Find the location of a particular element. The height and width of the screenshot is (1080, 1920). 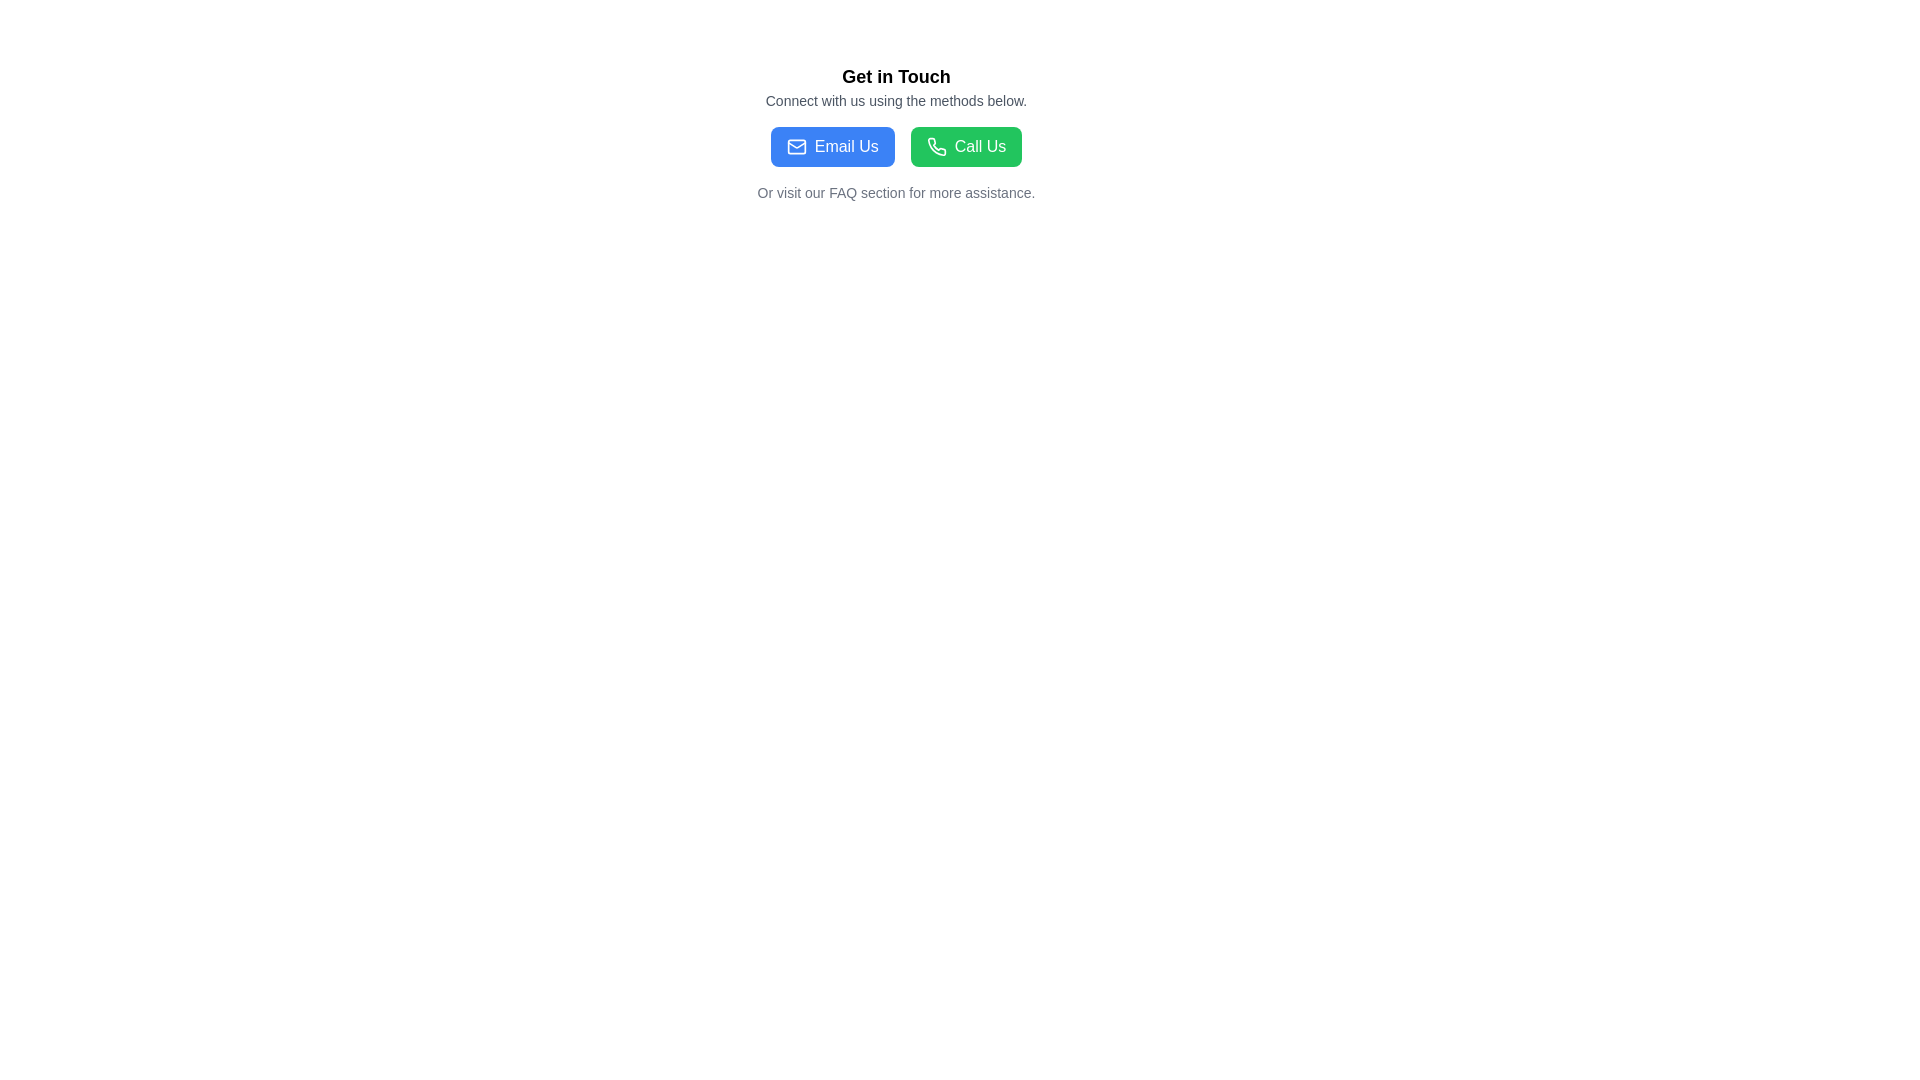

the call-to-action button located to the right of the 'Email Us' button is located at coordinates (966, 145).